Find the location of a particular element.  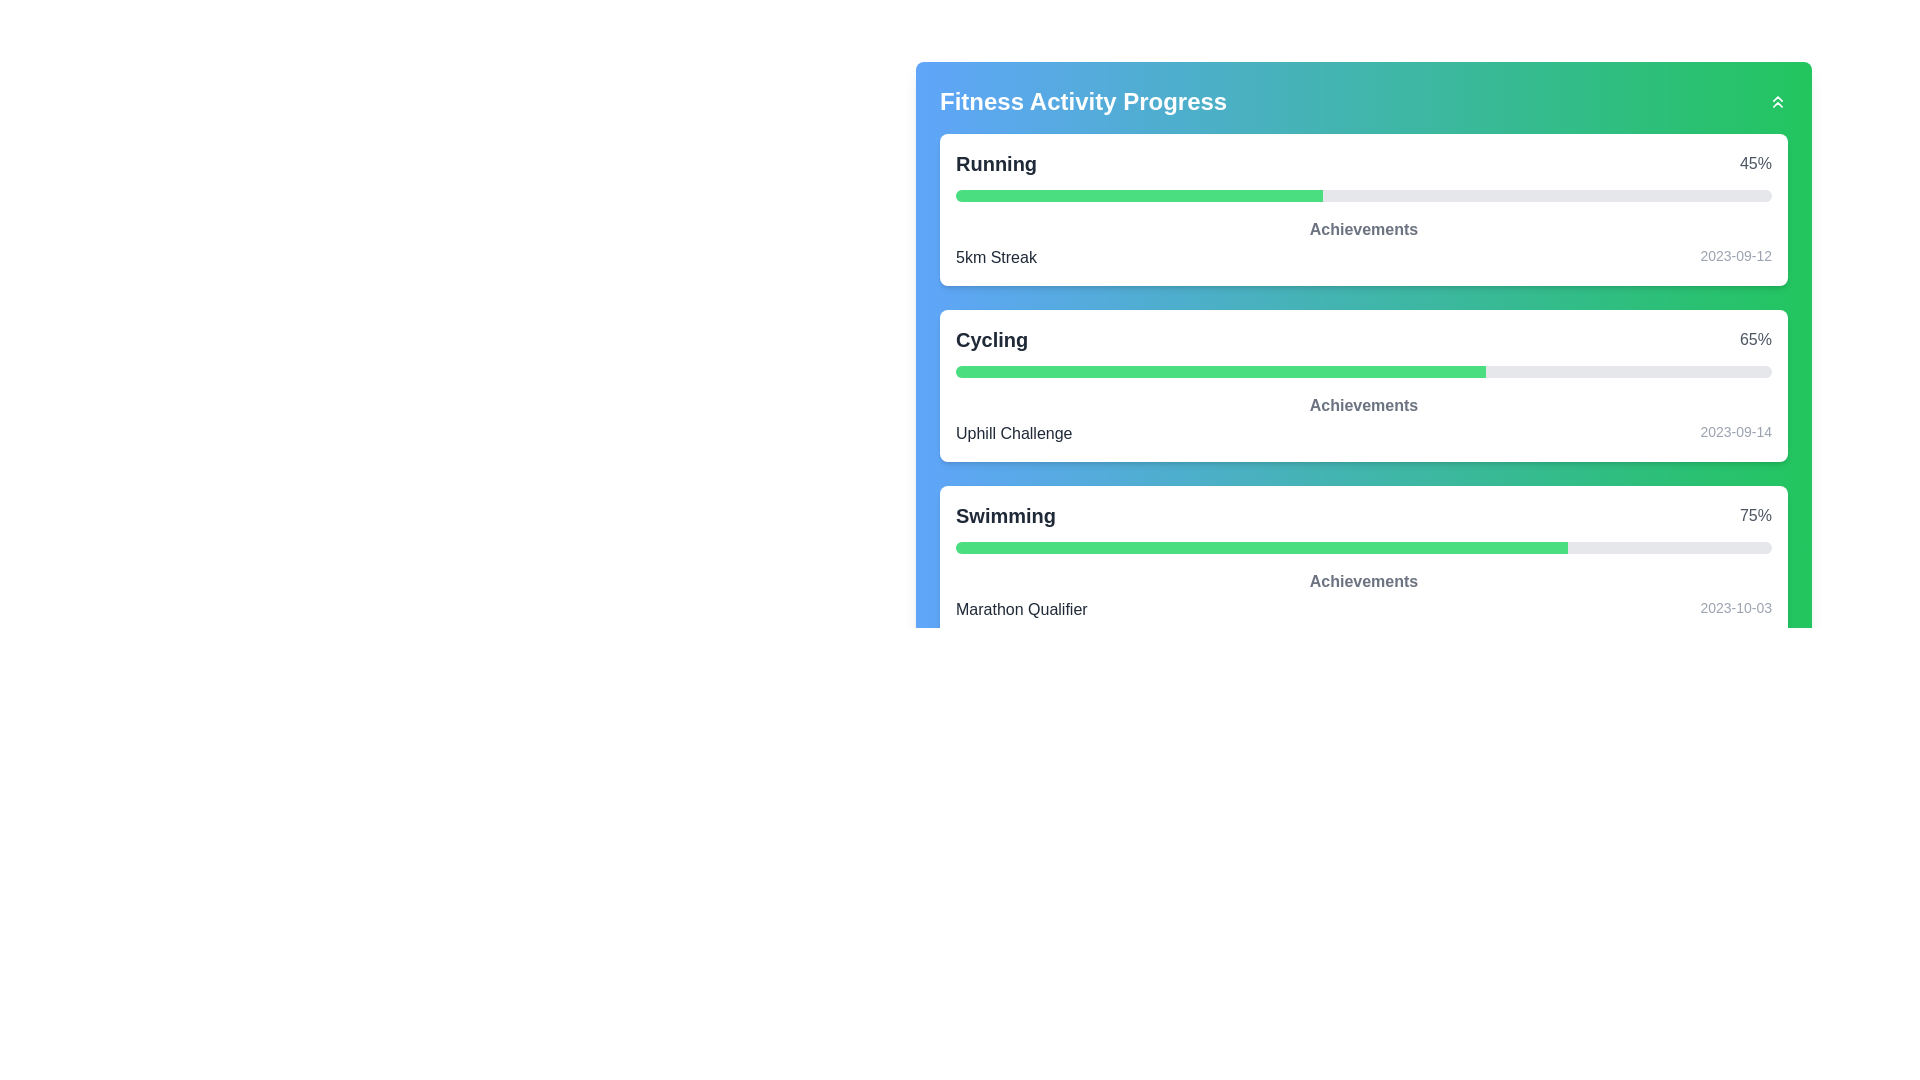

displayed information from the Information panel card summarizing activity progress and achievements related to 'Running', which is the first card in the 'Fitness Activity Progress' section is located at coordinates (1362, 209).